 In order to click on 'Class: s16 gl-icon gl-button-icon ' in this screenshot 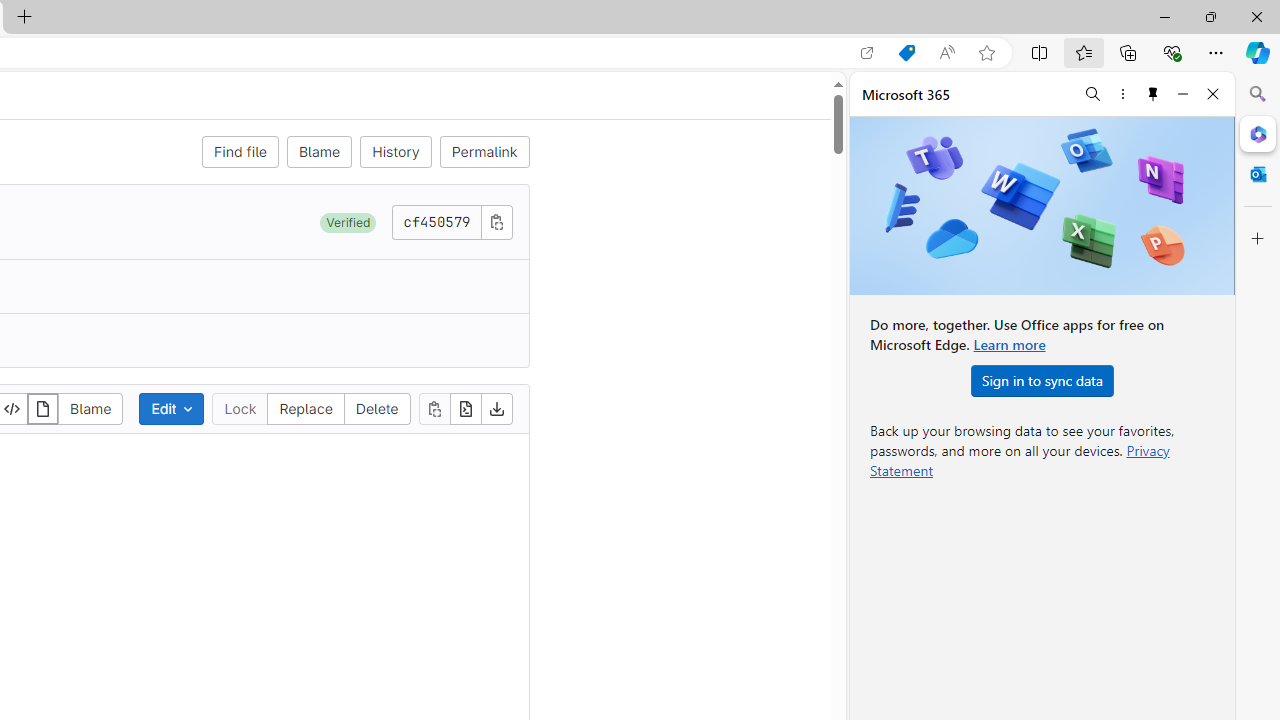, I will do `click(496, 221)`.